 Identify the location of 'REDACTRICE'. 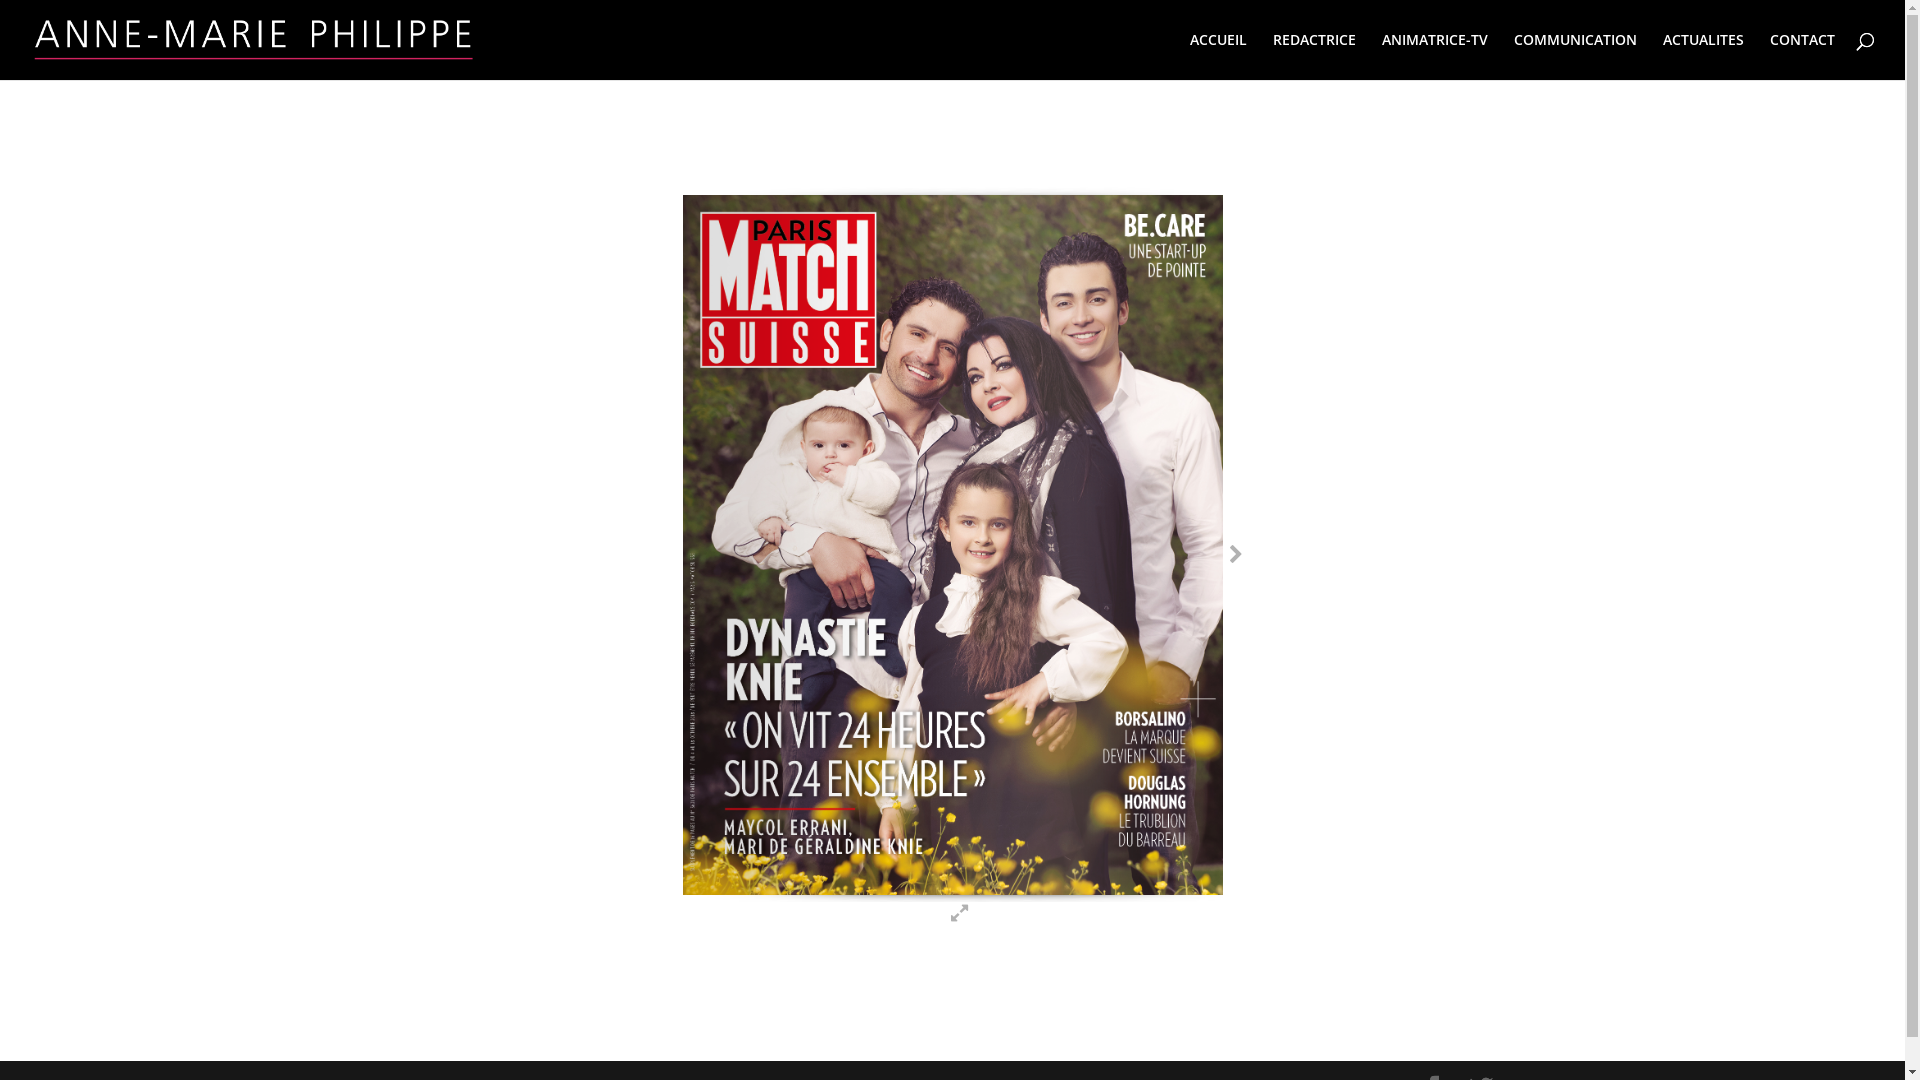
(1314, 55).